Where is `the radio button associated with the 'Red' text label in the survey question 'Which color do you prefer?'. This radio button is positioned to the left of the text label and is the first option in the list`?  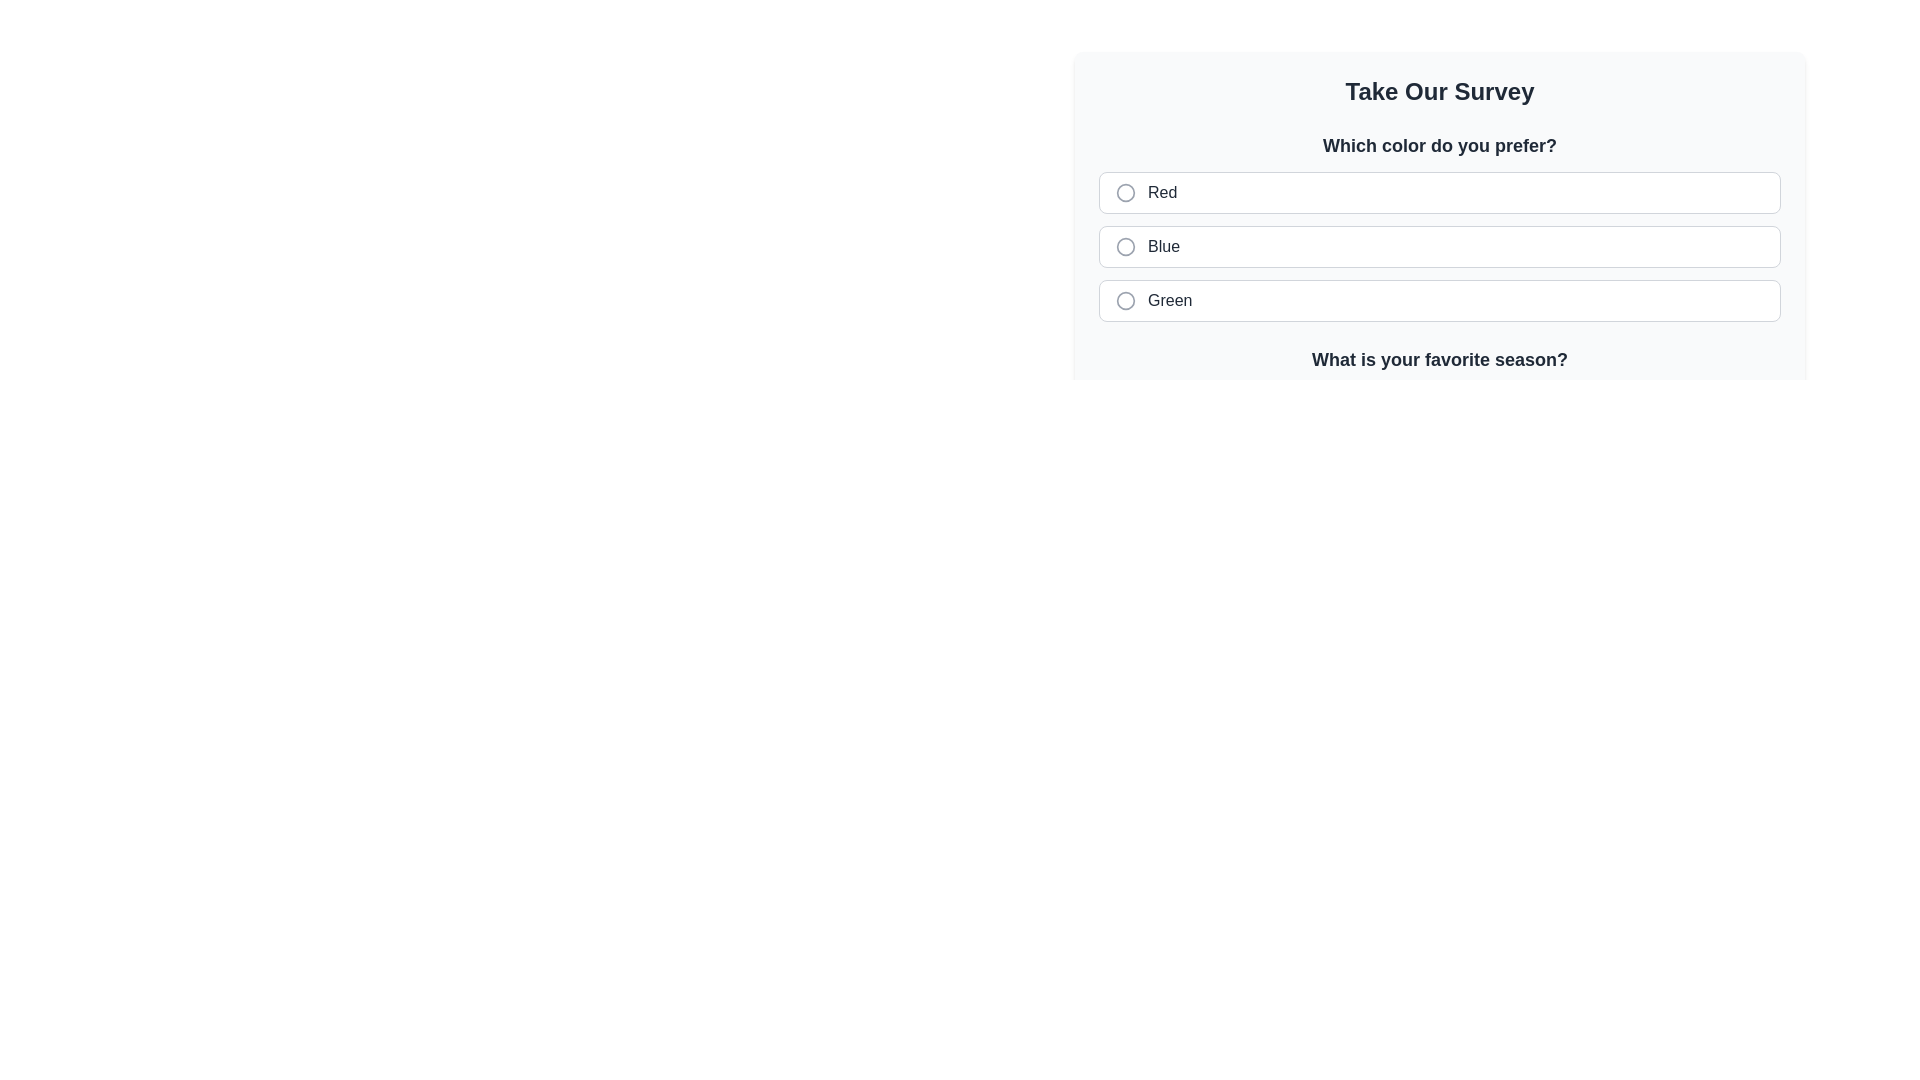 the radio button associated with the 'Red' text label in the survey question 'Which color do you prefer?'. This radio button is positioned to the left of the text label and is the first option in the list is located at coordinates (1162, 192).